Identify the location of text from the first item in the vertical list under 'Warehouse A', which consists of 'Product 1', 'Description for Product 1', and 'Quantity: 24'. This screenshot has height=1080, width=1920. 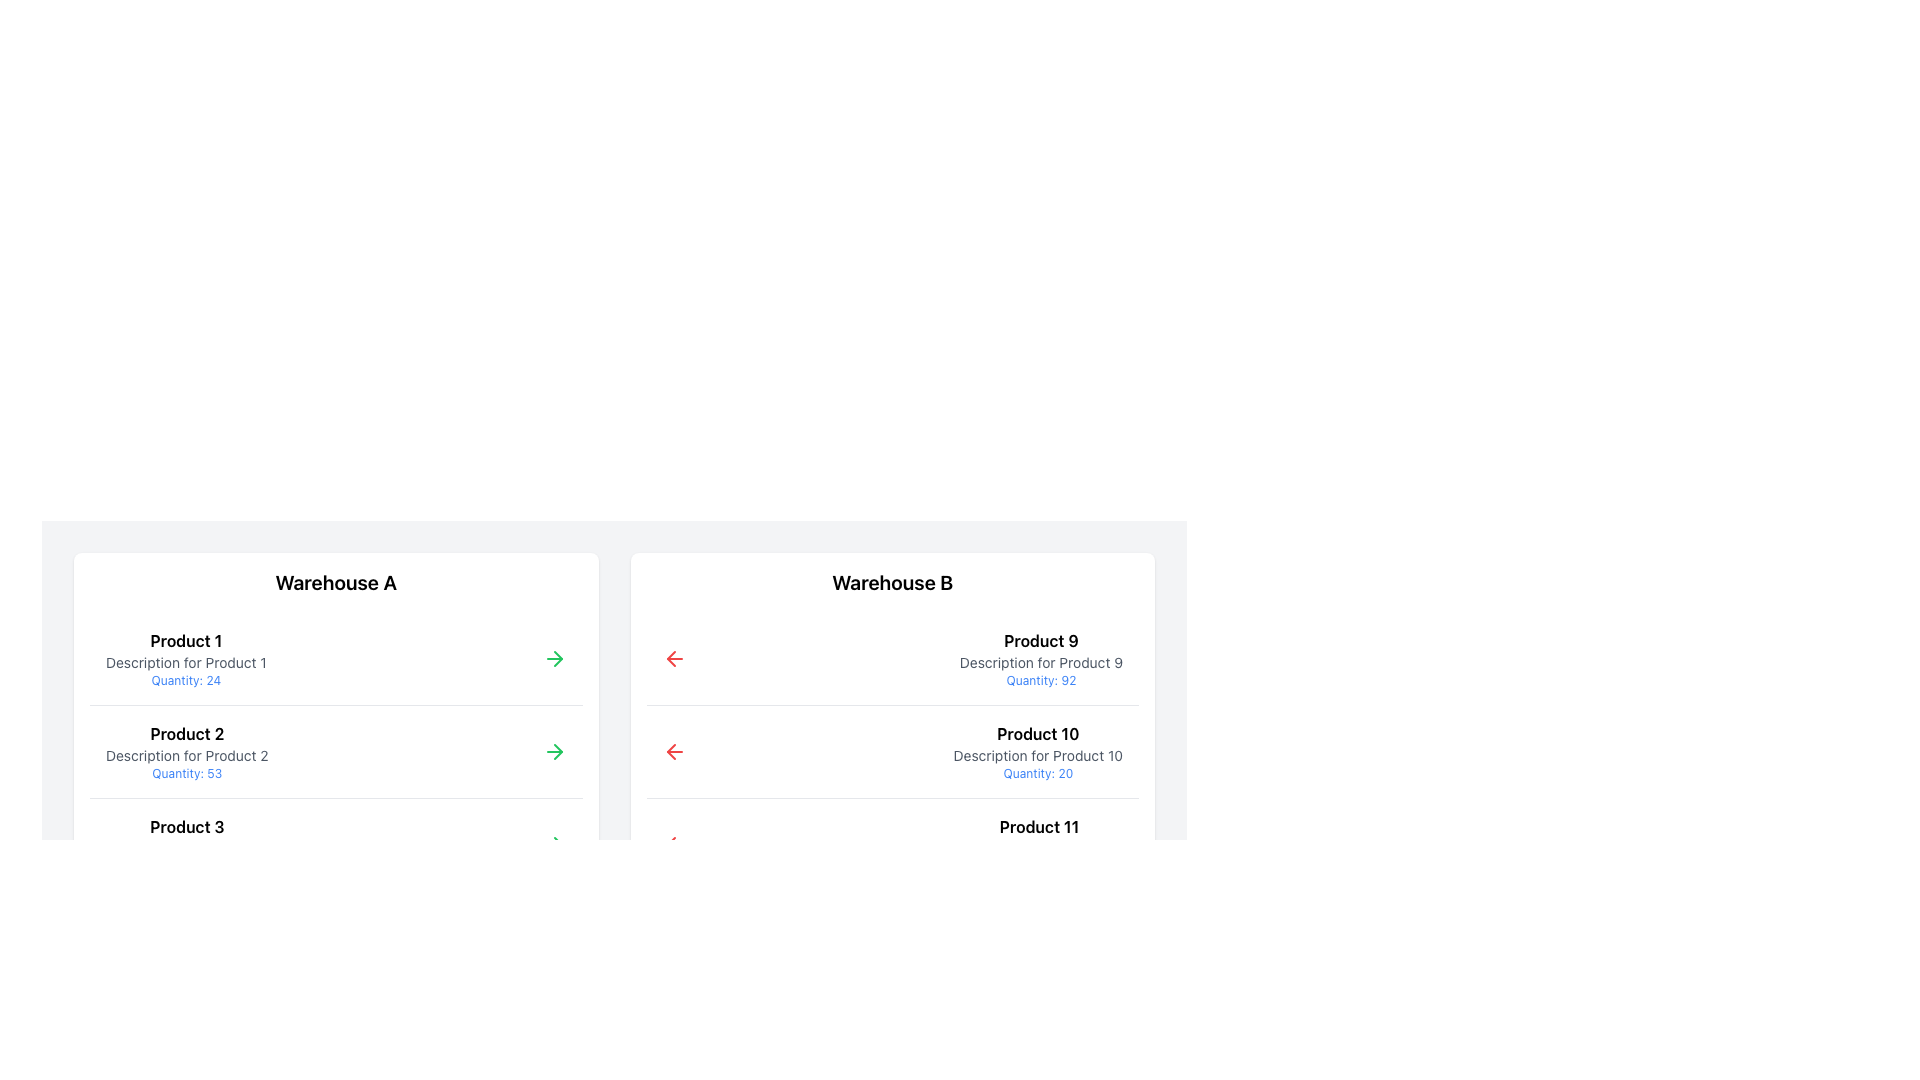
(186, 659).